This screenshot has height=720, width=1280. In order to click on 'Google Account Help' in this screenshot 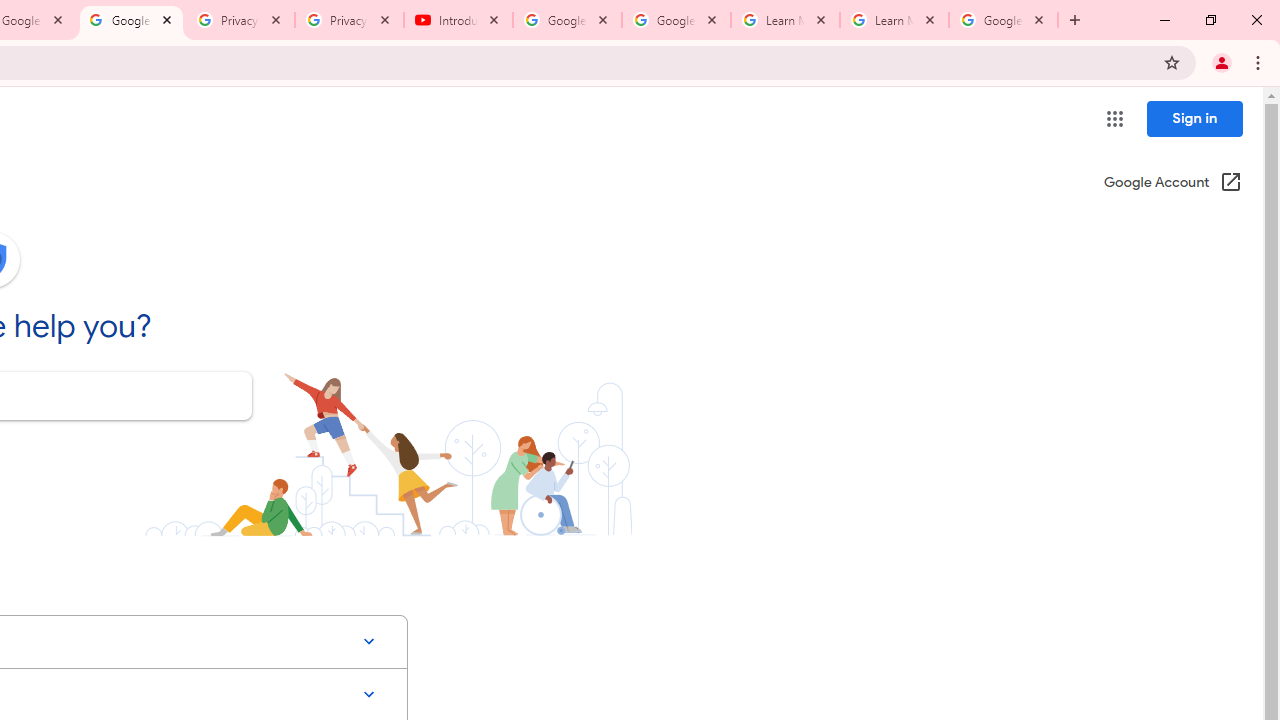, I will do `click(130, 20)`.